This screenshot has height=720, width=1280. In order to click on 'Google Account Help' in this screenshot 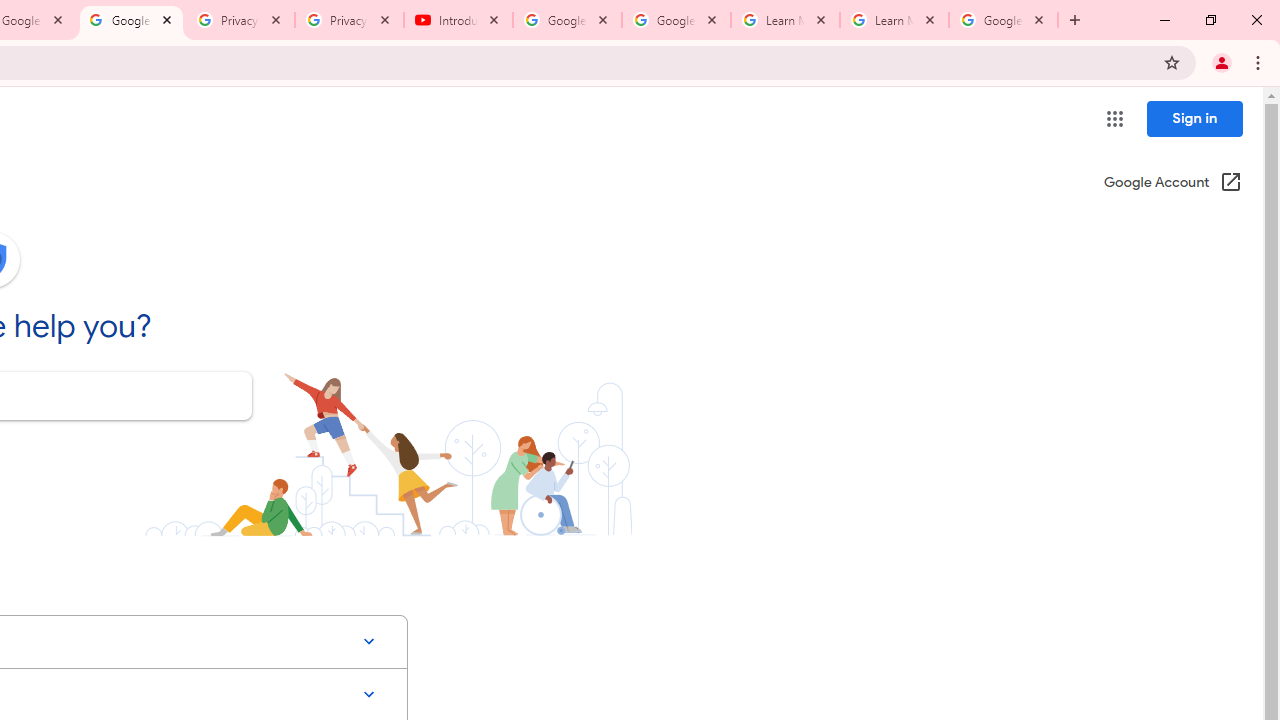, I will do `click(130, 20)`.